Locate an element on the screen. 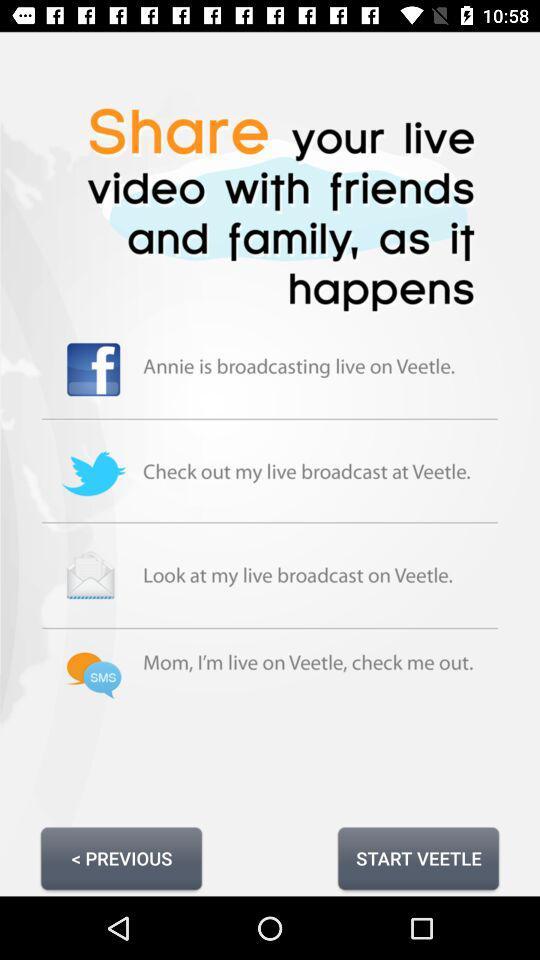 This screenshot has width=540, height=960. the < previous item is located at coordinates (121, 857).